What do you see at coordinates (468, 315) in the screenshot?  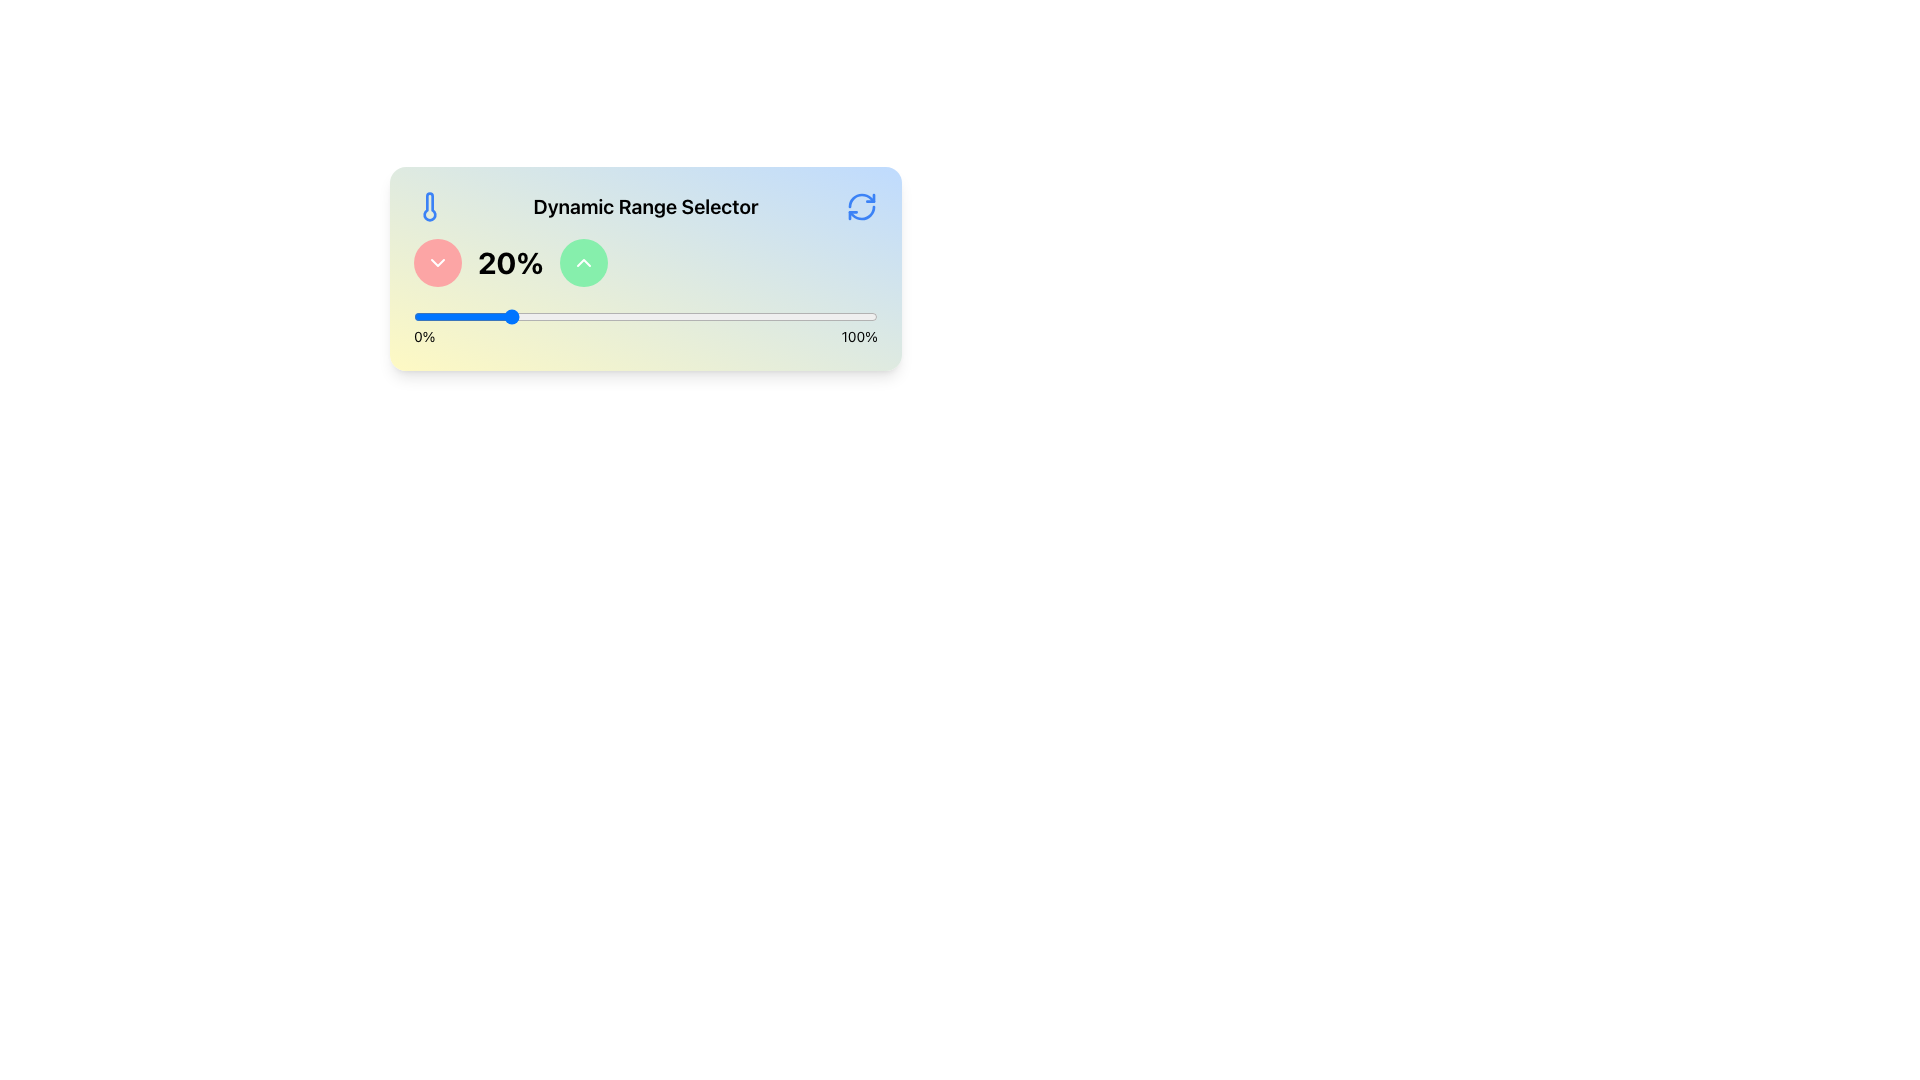 I see `the range slider value` at bounding box center [468, 315].